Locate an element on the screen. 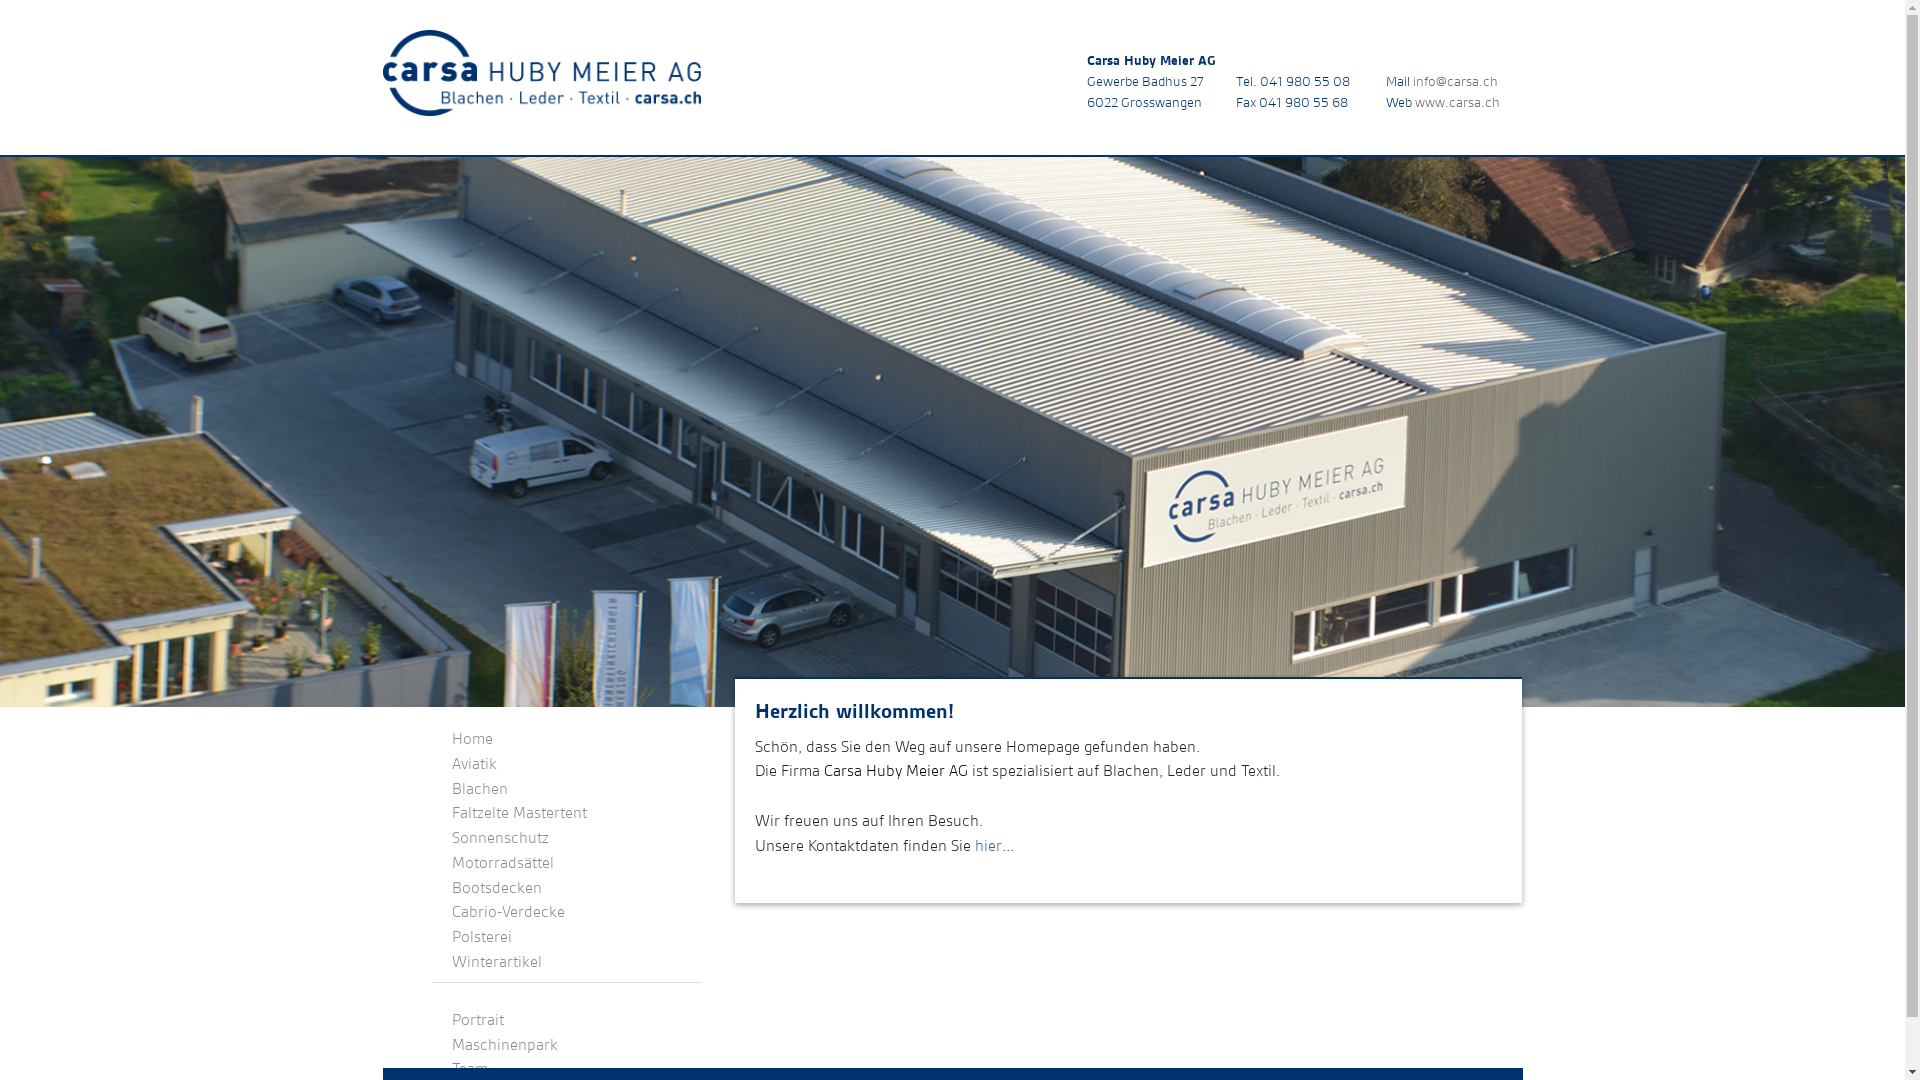 This screenshot has height=1080, width=1920. 'Bootsdecken' is located at coordinates (497, 886).